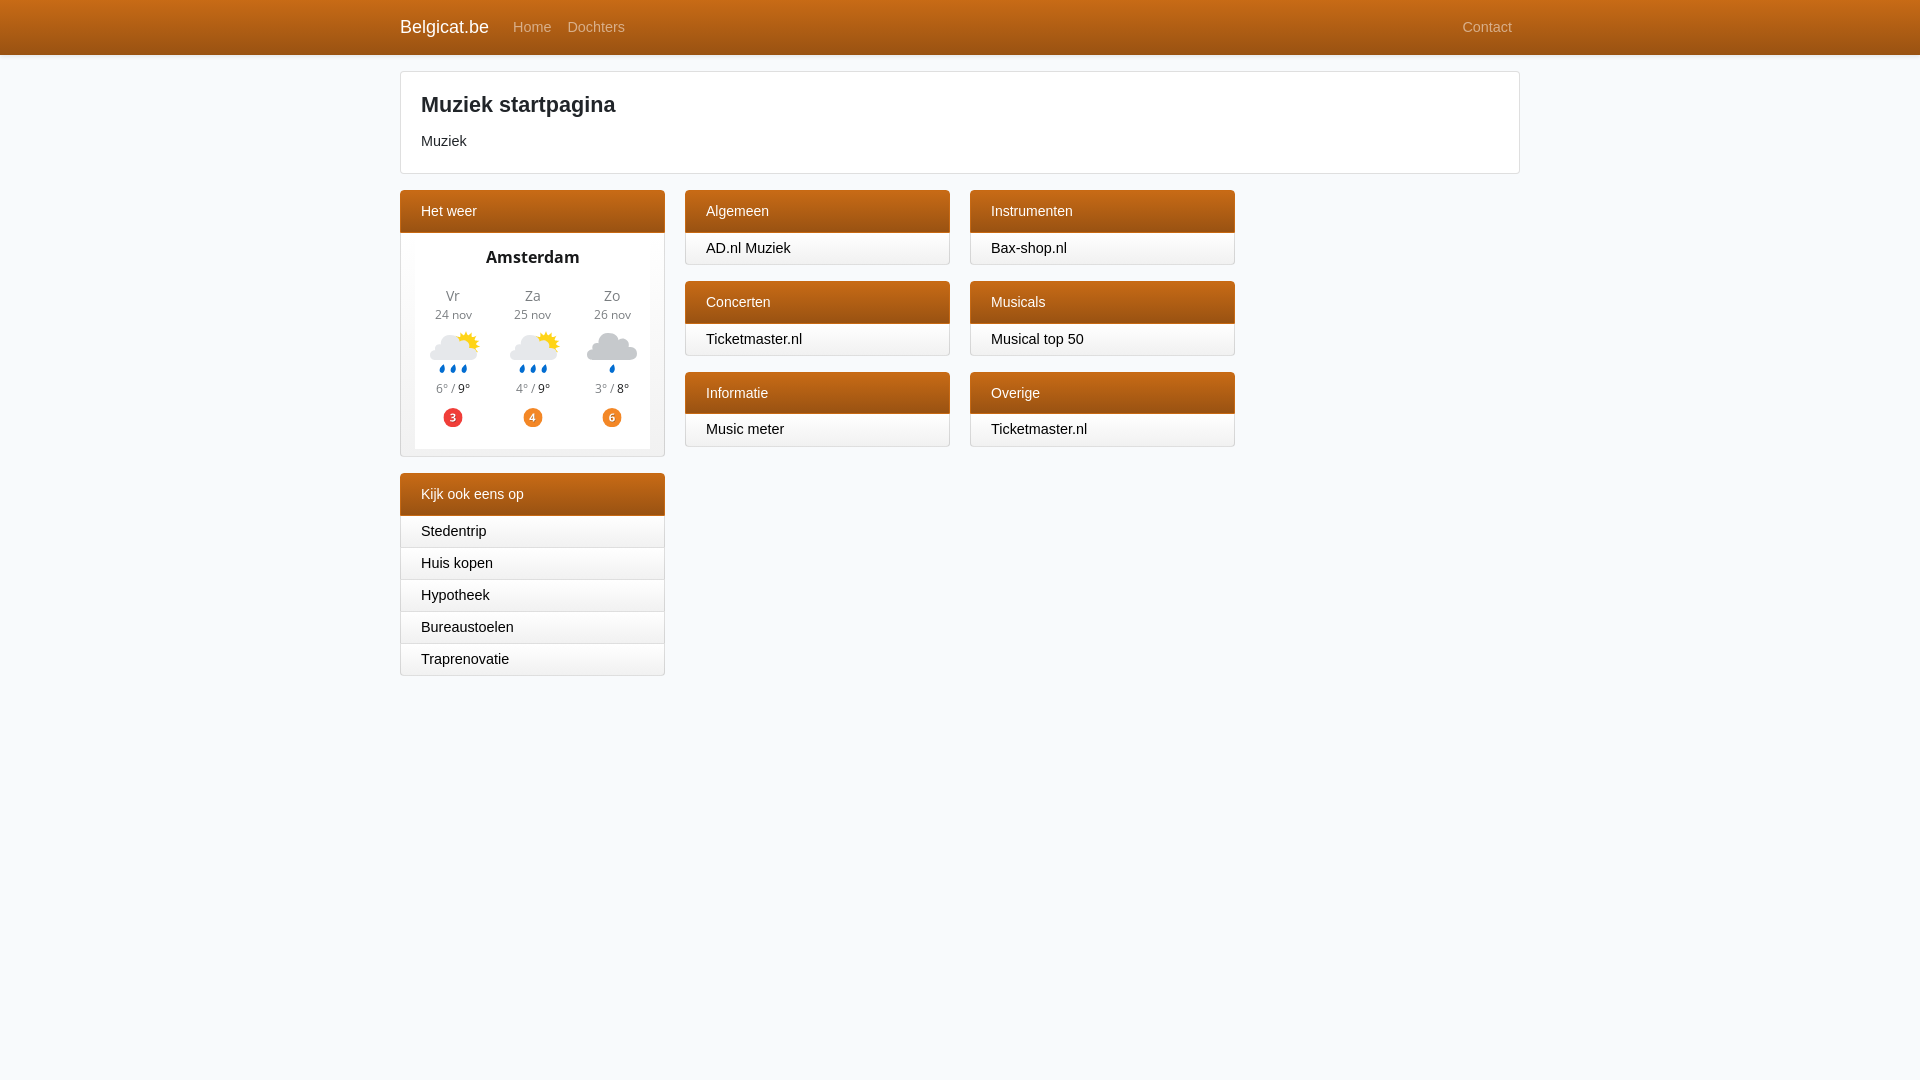  What do you see at coordinates (532, 659) in the screenshot?
I see `'Traprenovatie'` at bounding box center [532, 659].